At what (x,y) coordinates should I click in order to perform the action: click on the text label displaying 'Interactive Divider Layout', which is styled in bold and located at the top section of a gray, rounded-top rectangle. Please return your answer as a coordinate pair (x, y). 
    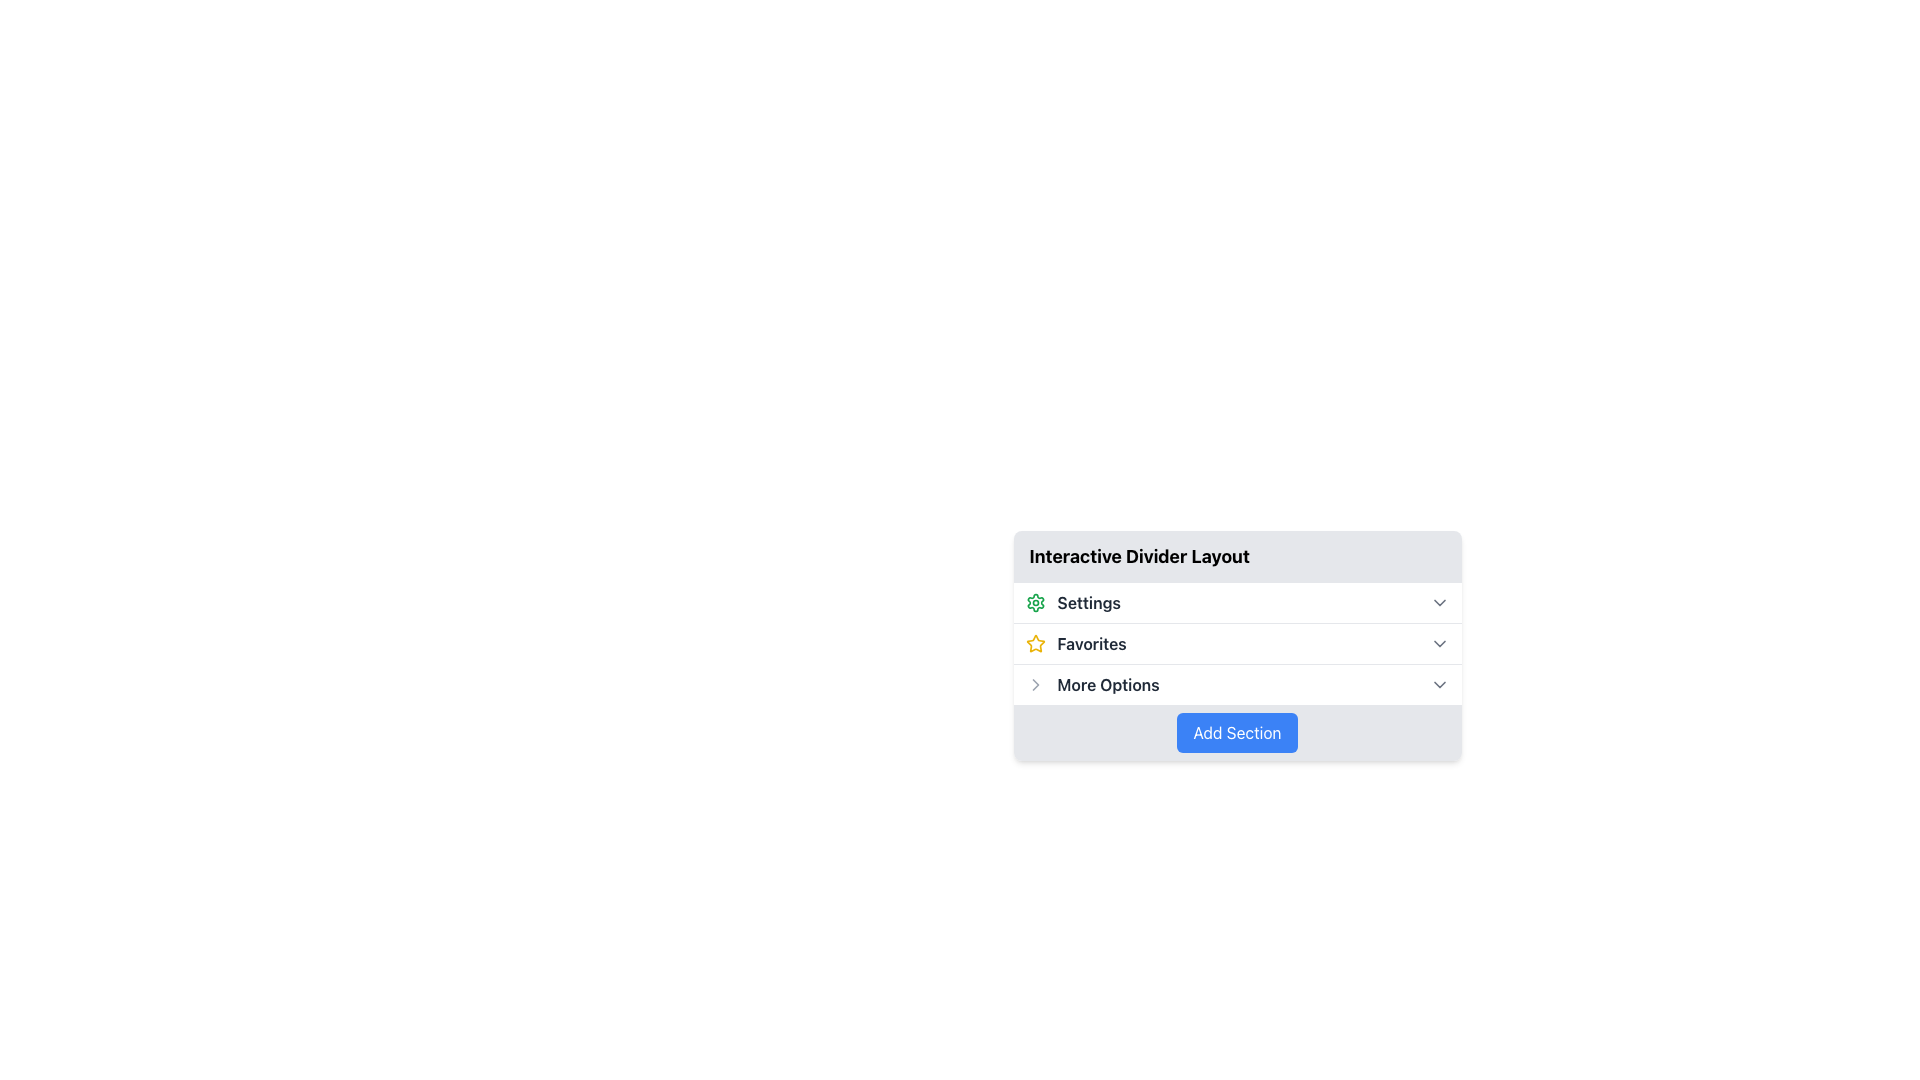
    Looking at the image, I should click on (1139, 556).